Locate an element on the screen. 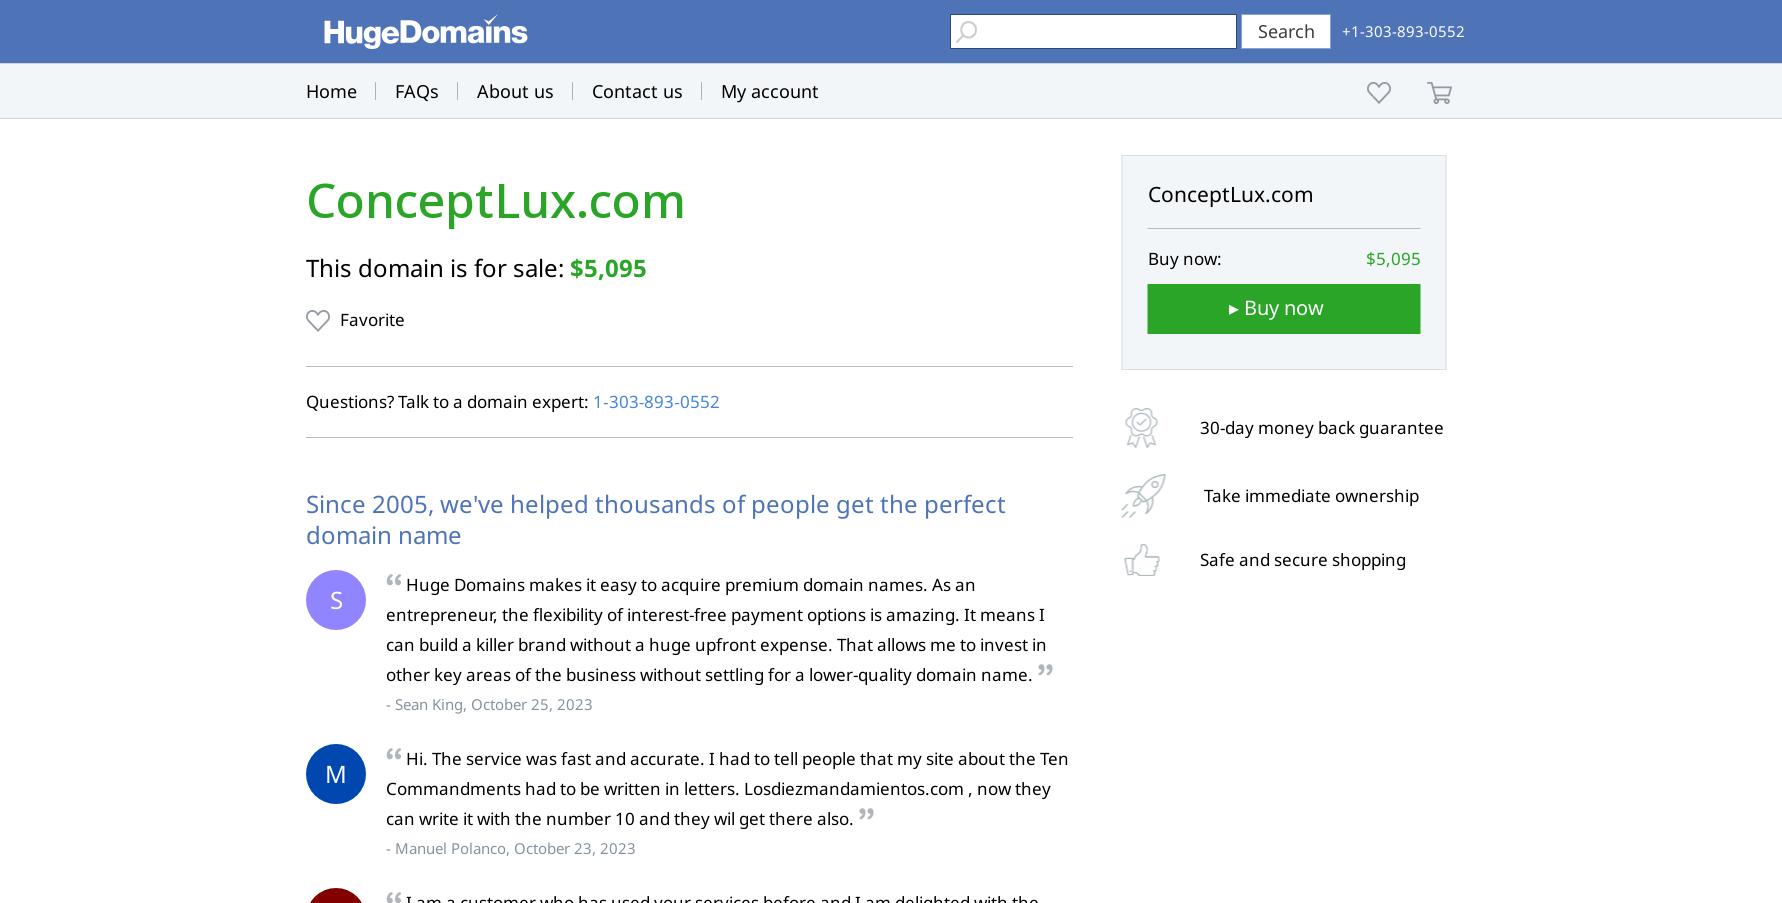  '$5,095' is located at coordinates (570, 266).